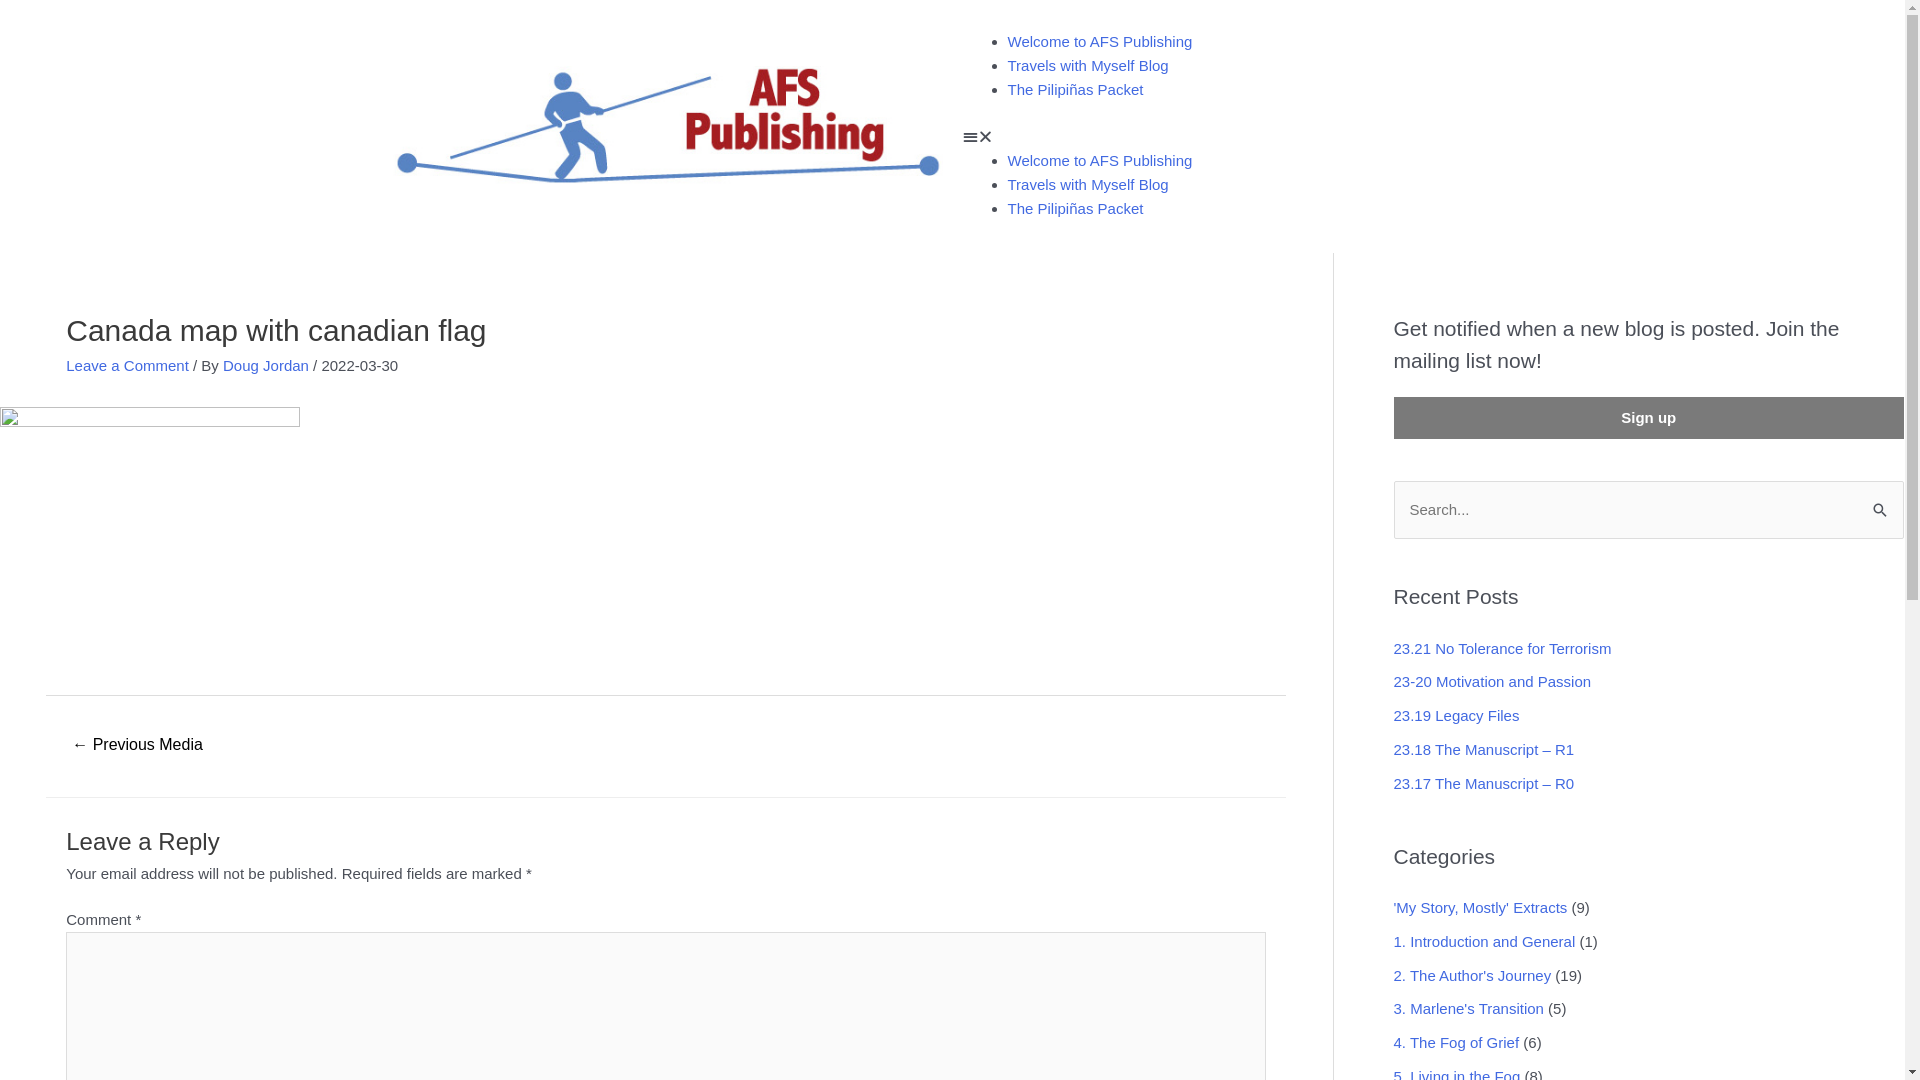 This screenshot has height=1080, width=1920. What do you see at coordinates (126, 365) in the screenshot?
I see `'Leave a Comment'` at bounding box center [126, 365].